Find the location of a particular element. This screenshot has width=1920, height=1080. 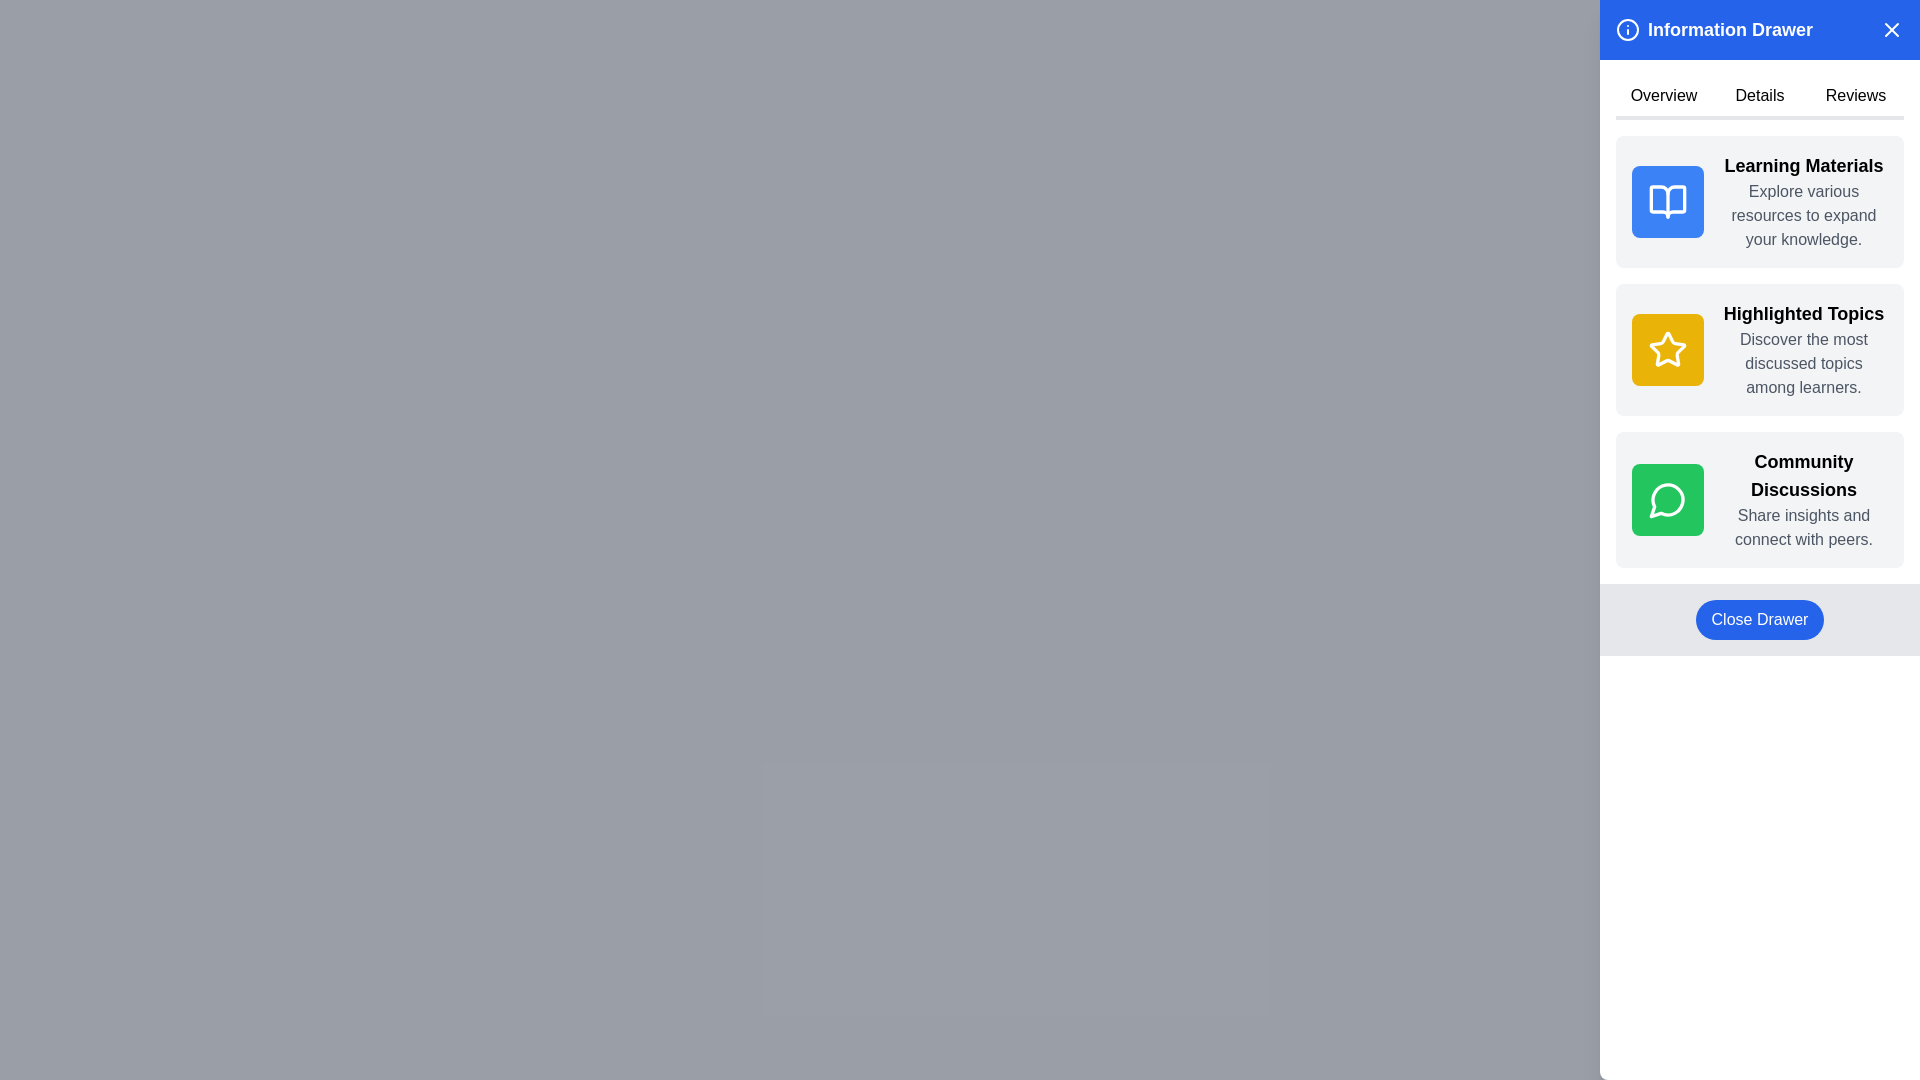

the appearance of the community discussions icon located at the top-left corner of the 'Community Discussions' card, which is the third card in a vertical series is located at coordinates (1668, 499).